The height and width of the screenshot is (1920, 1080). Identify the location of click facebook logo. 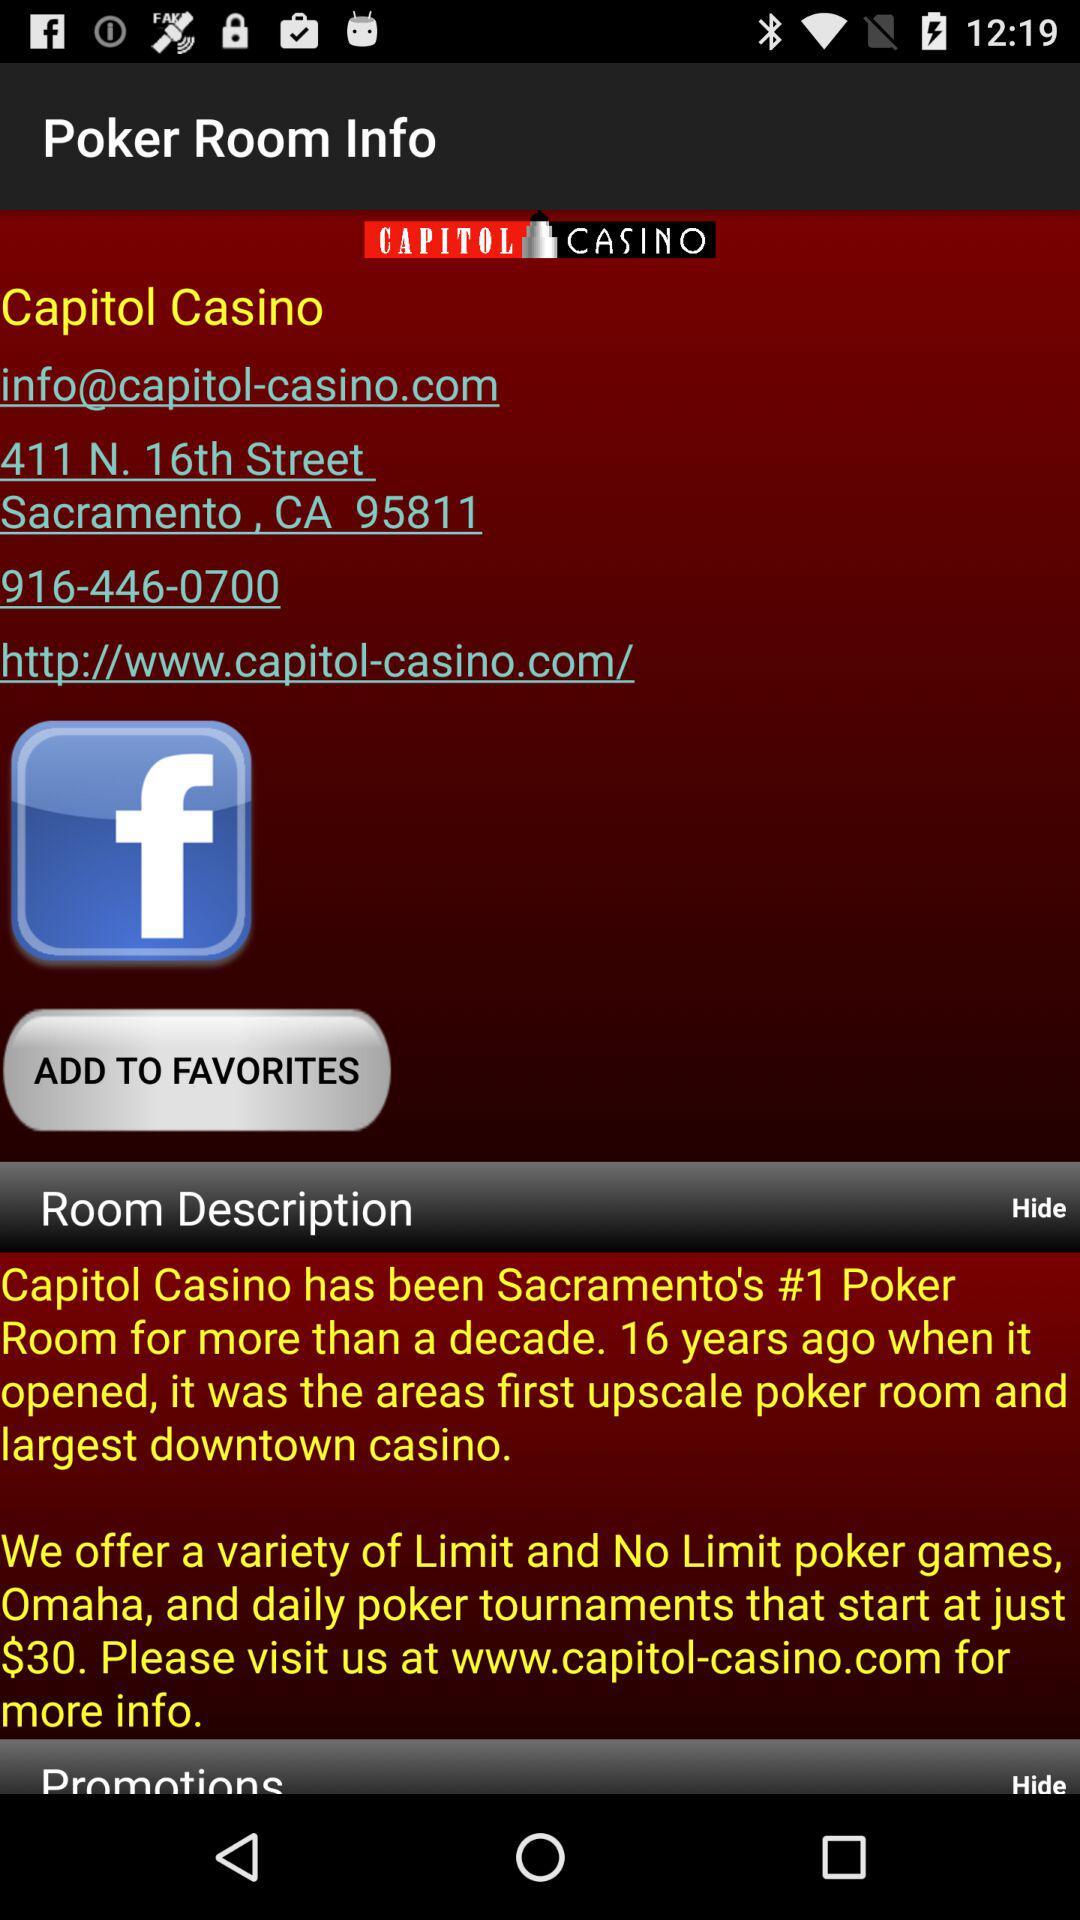
(131, 846).